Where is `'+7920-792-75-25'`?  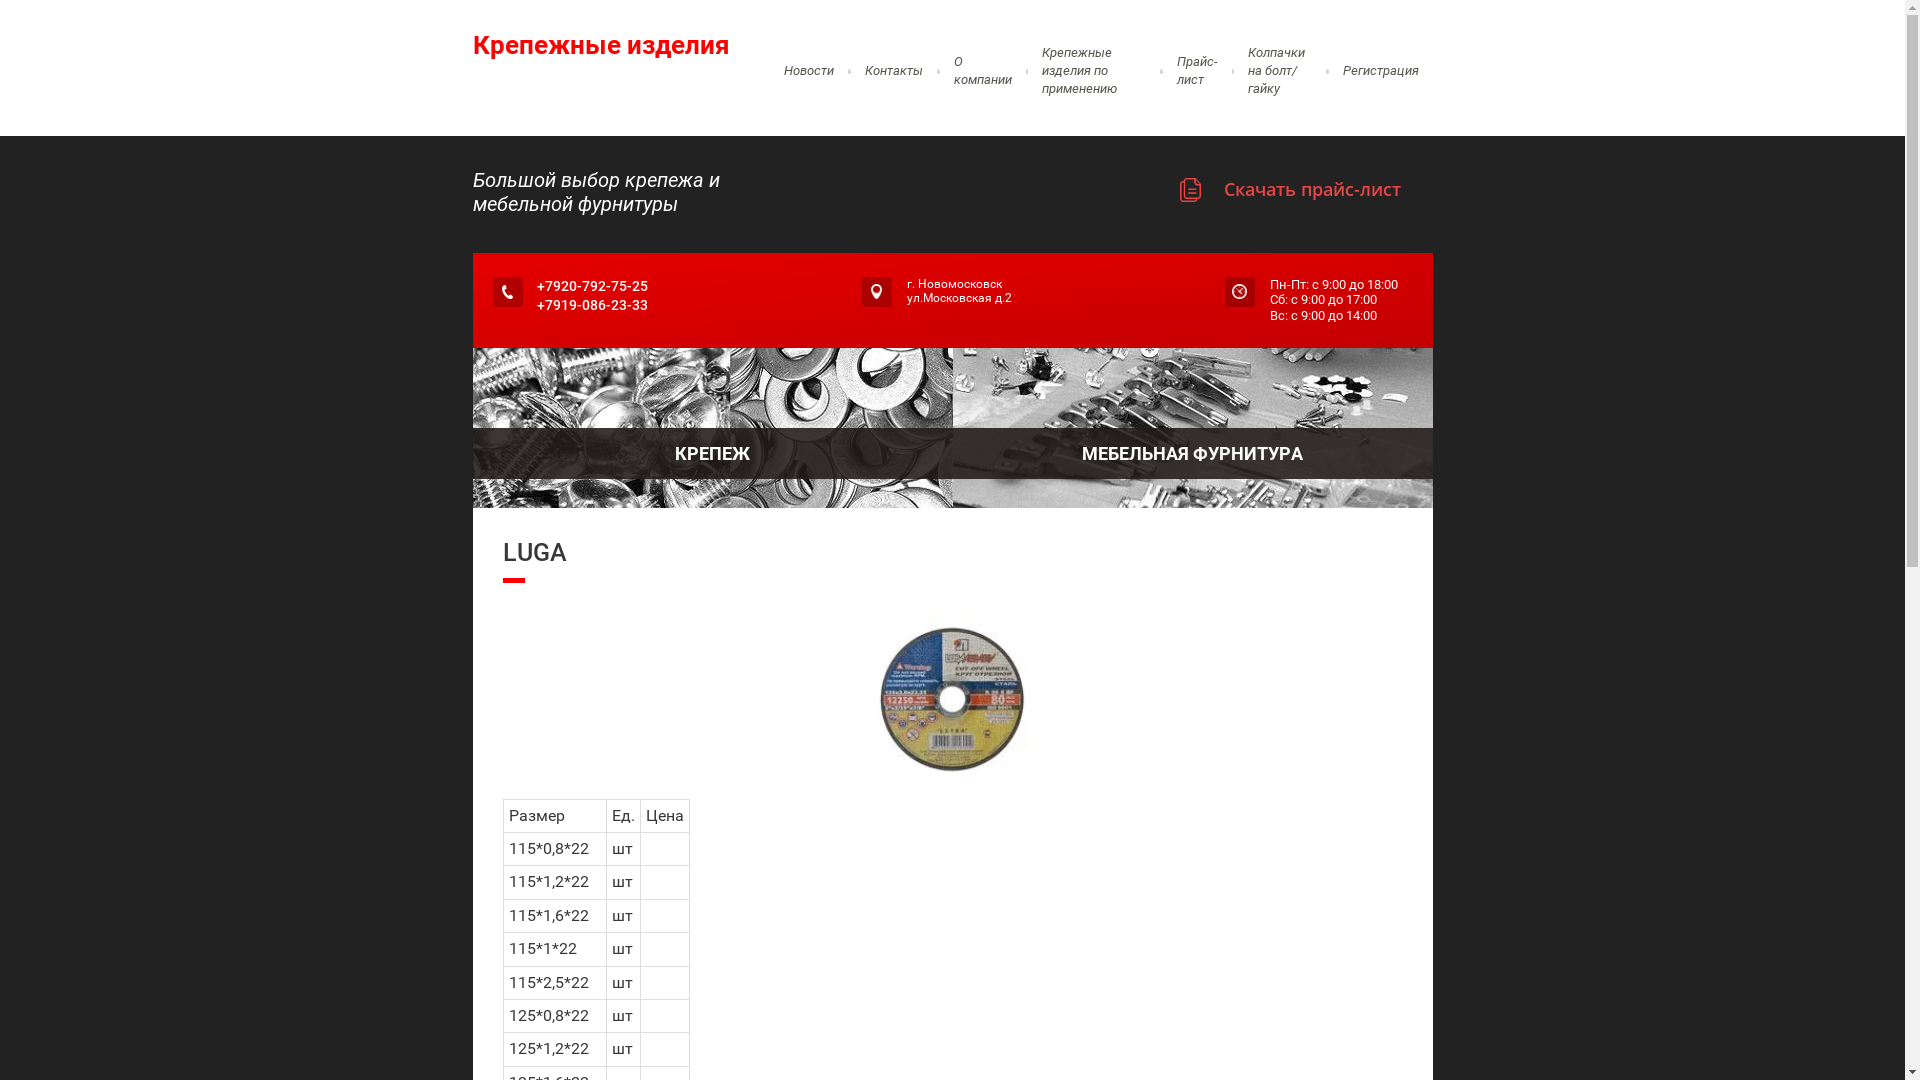
'+7920-792-75-25' is located at coordinates (590, 285).